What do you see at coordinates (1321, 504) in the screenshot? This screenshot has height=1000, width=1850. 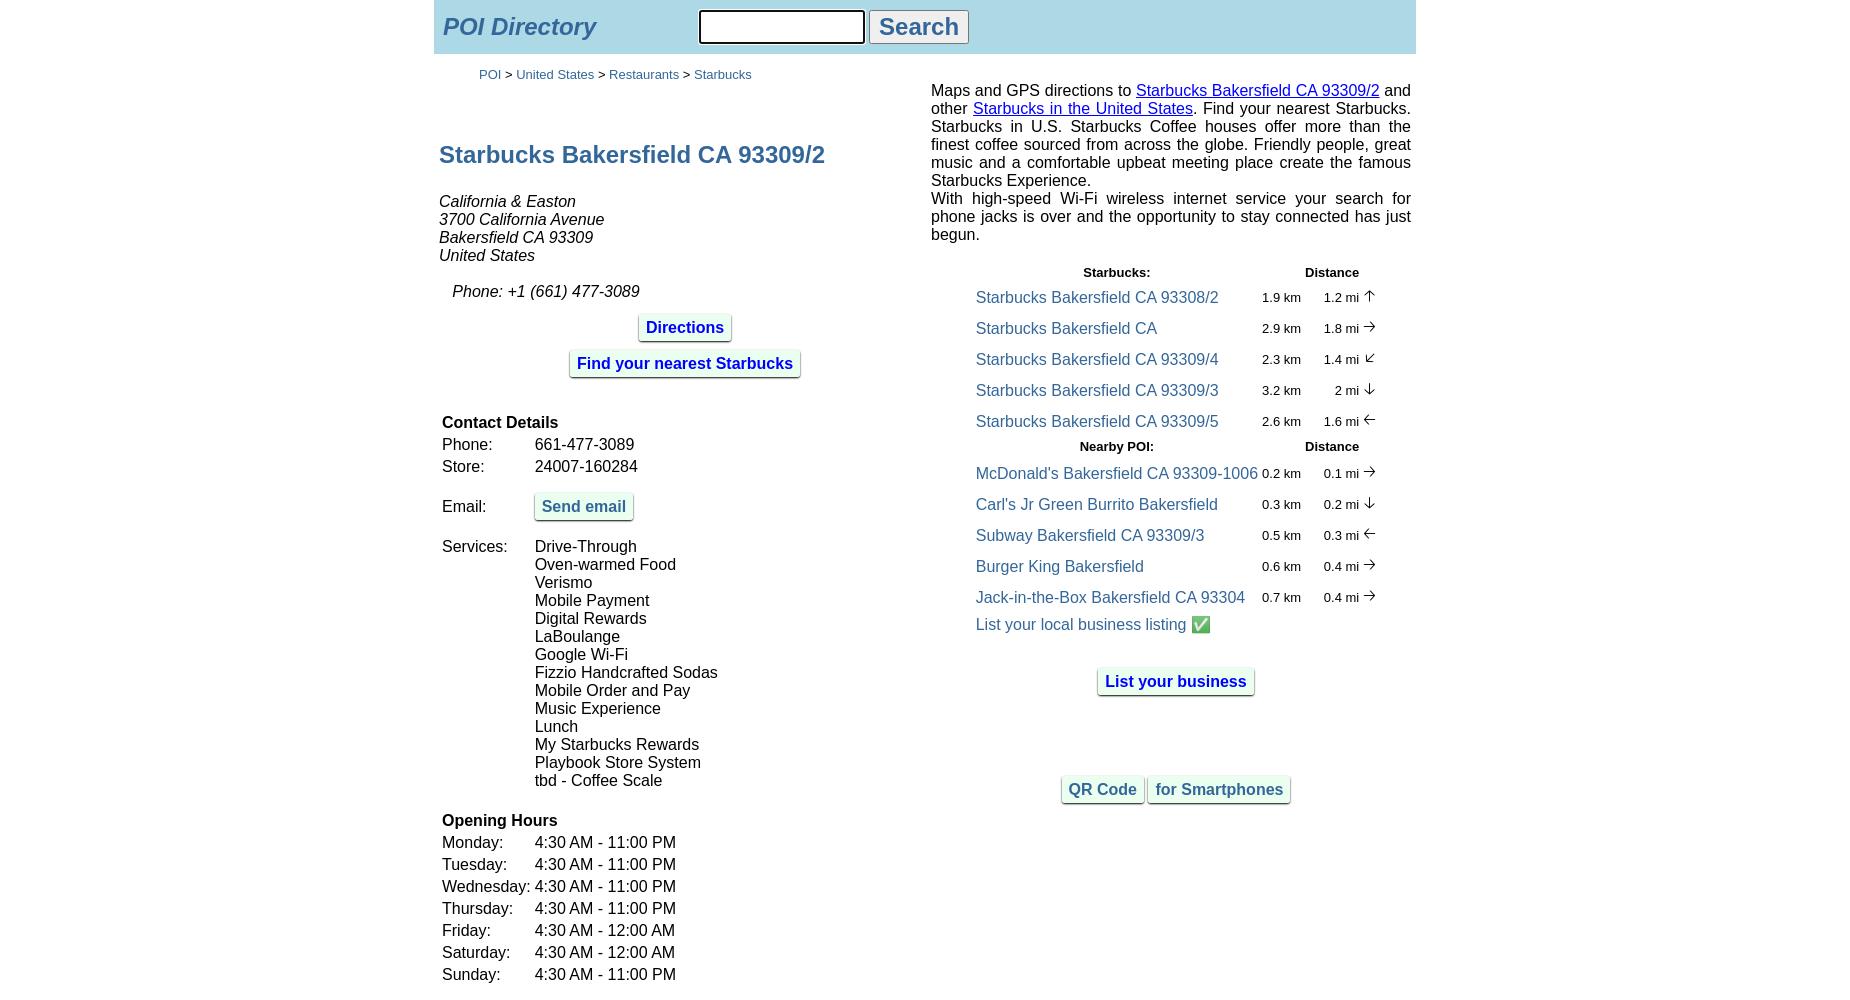 I see `'0.2 mi'` at bounding box center [1321, 504].